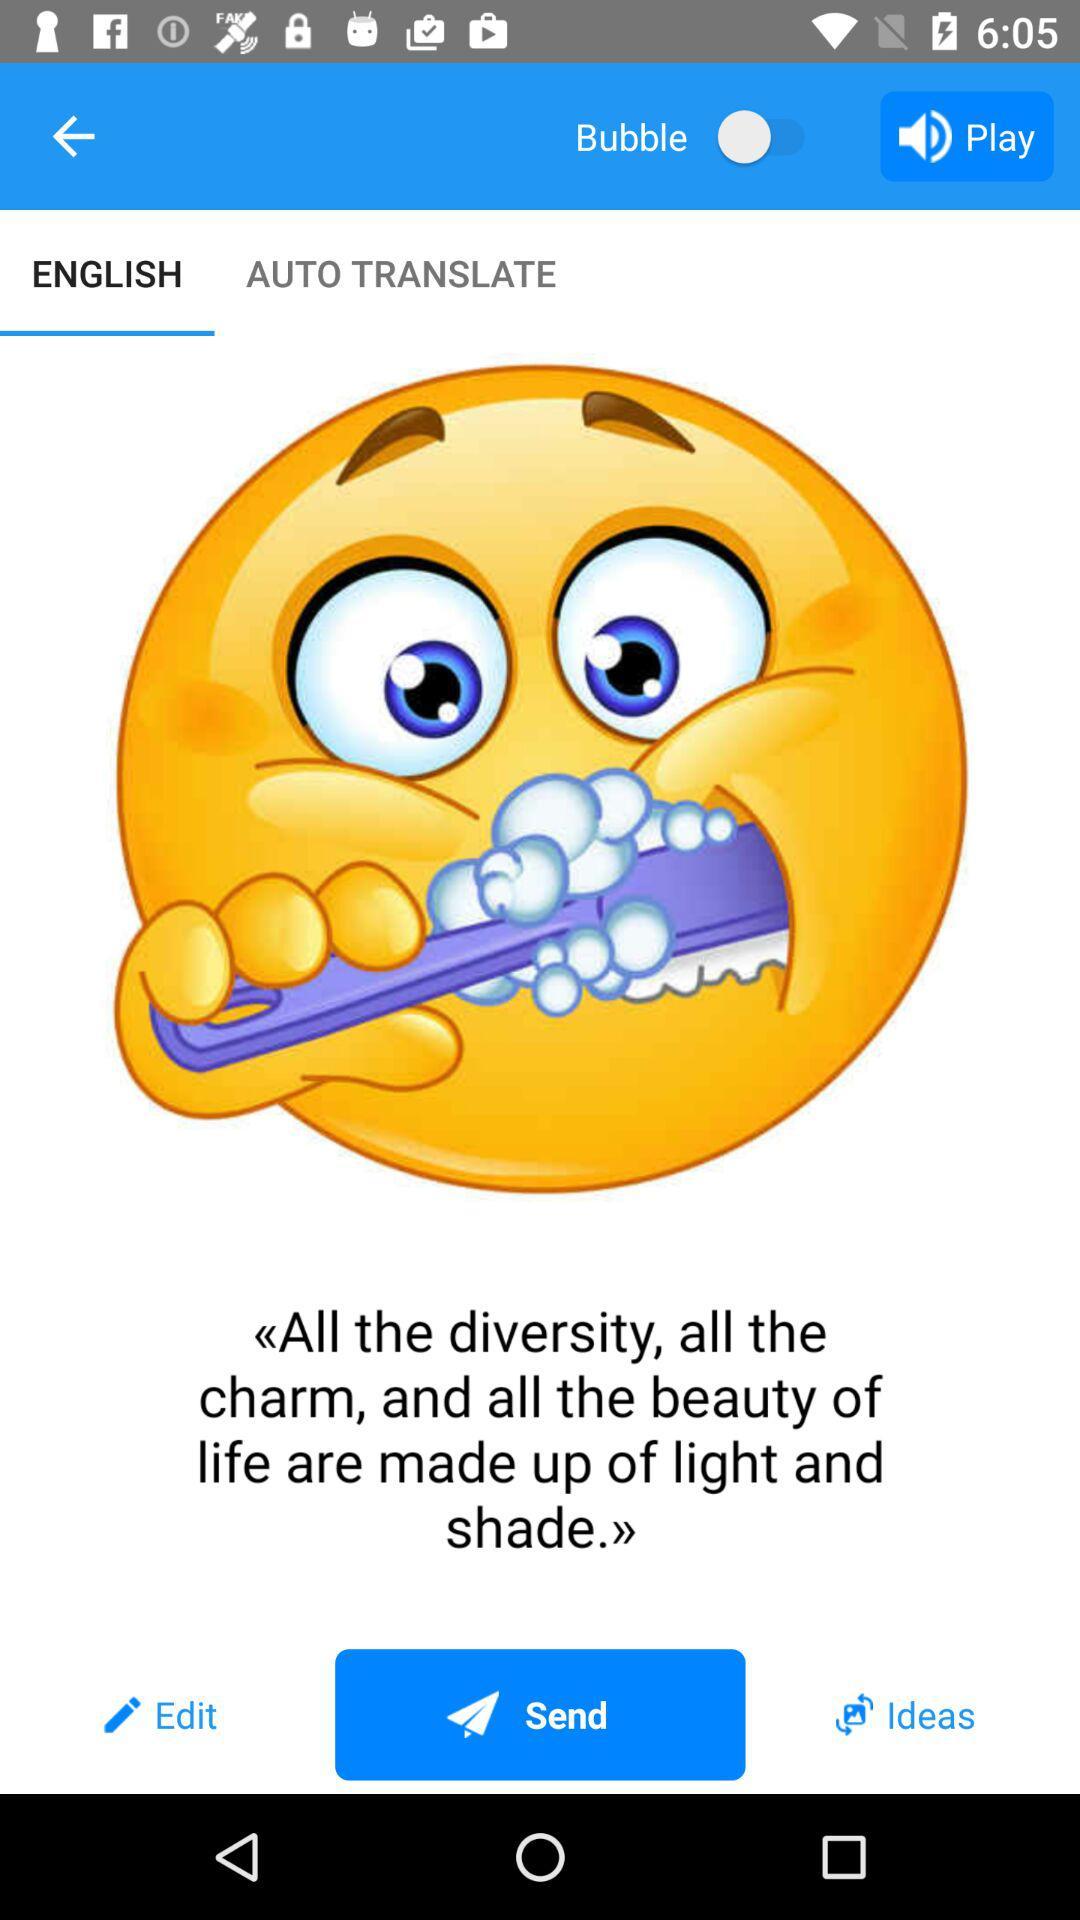 This screenshot has width=1080, height=1920. What do you see at coordinates (770, 135) in the screenshot?
I see `the icon which is to the right from the bubble` at bounding box center [770, 135].